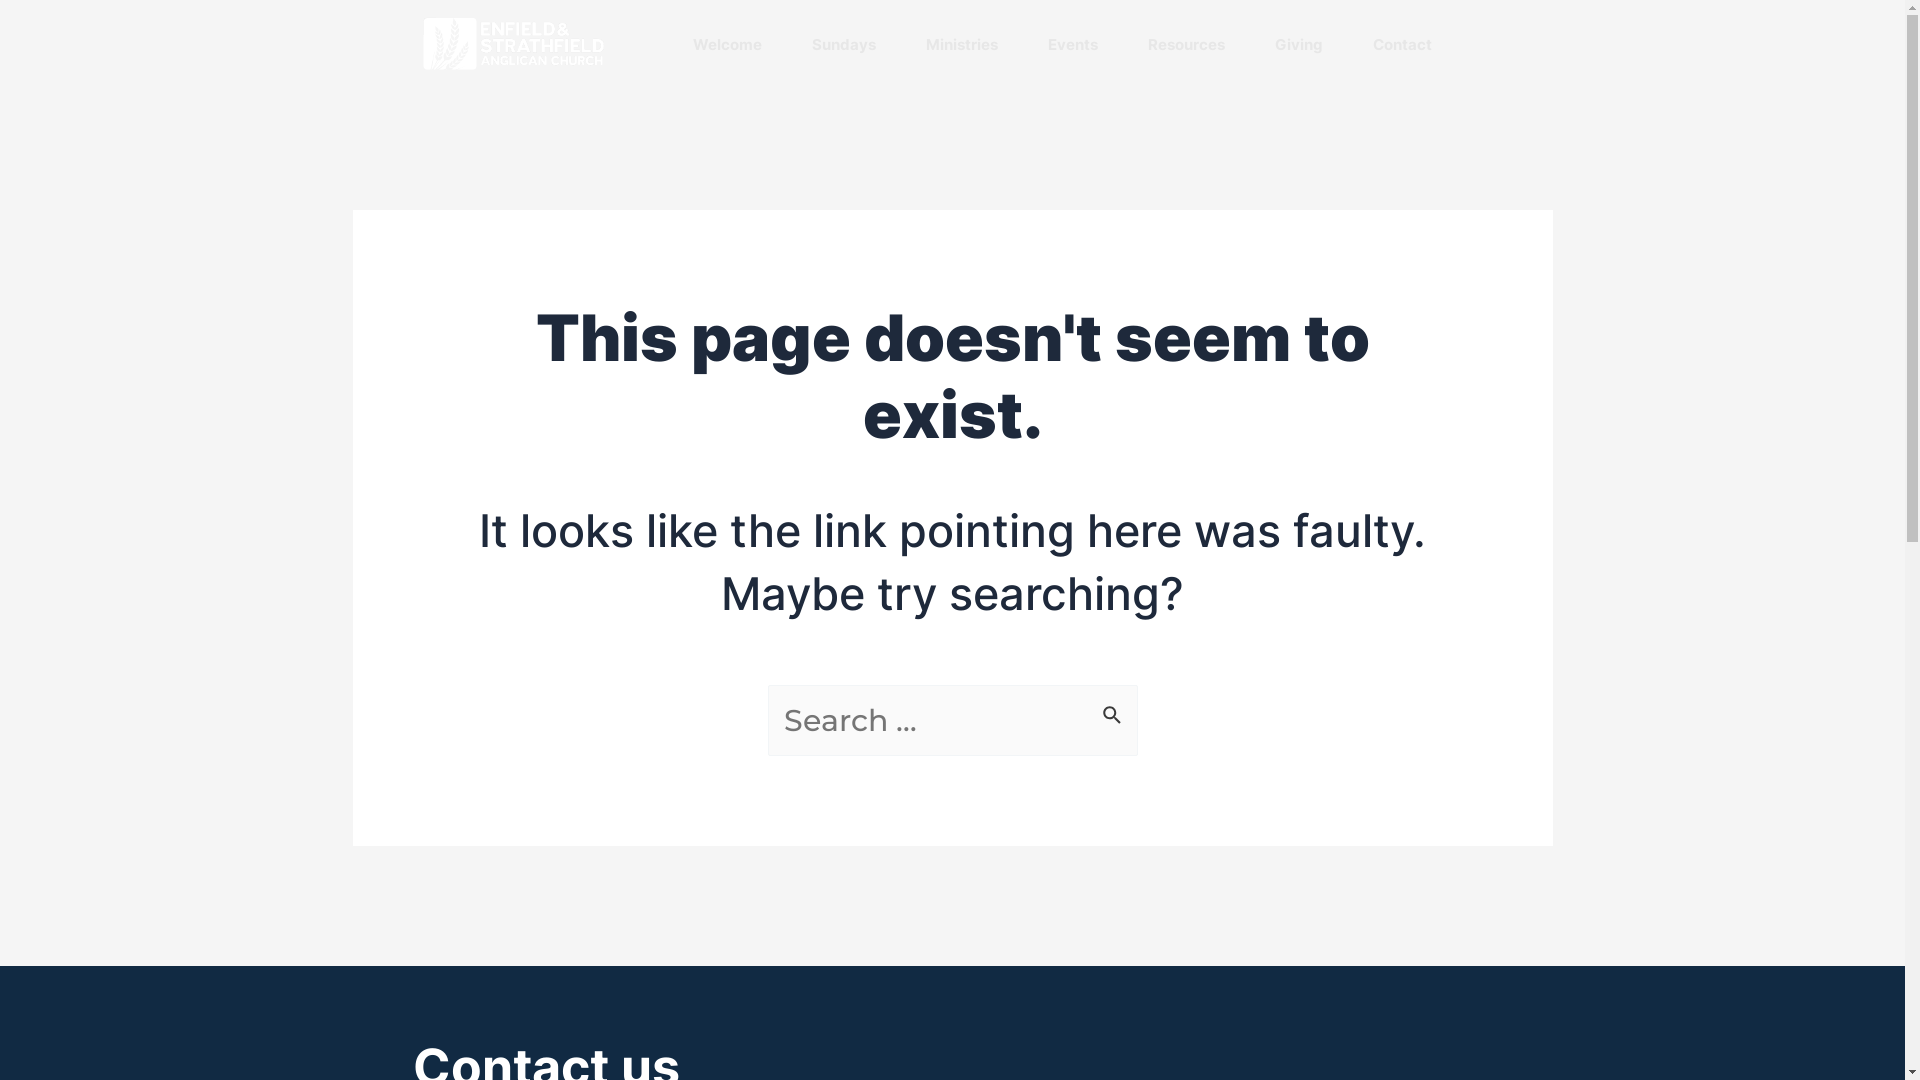  Describe the element at coordinates (1186, 44) in the screenshot. I see `'Resources'` at that location.